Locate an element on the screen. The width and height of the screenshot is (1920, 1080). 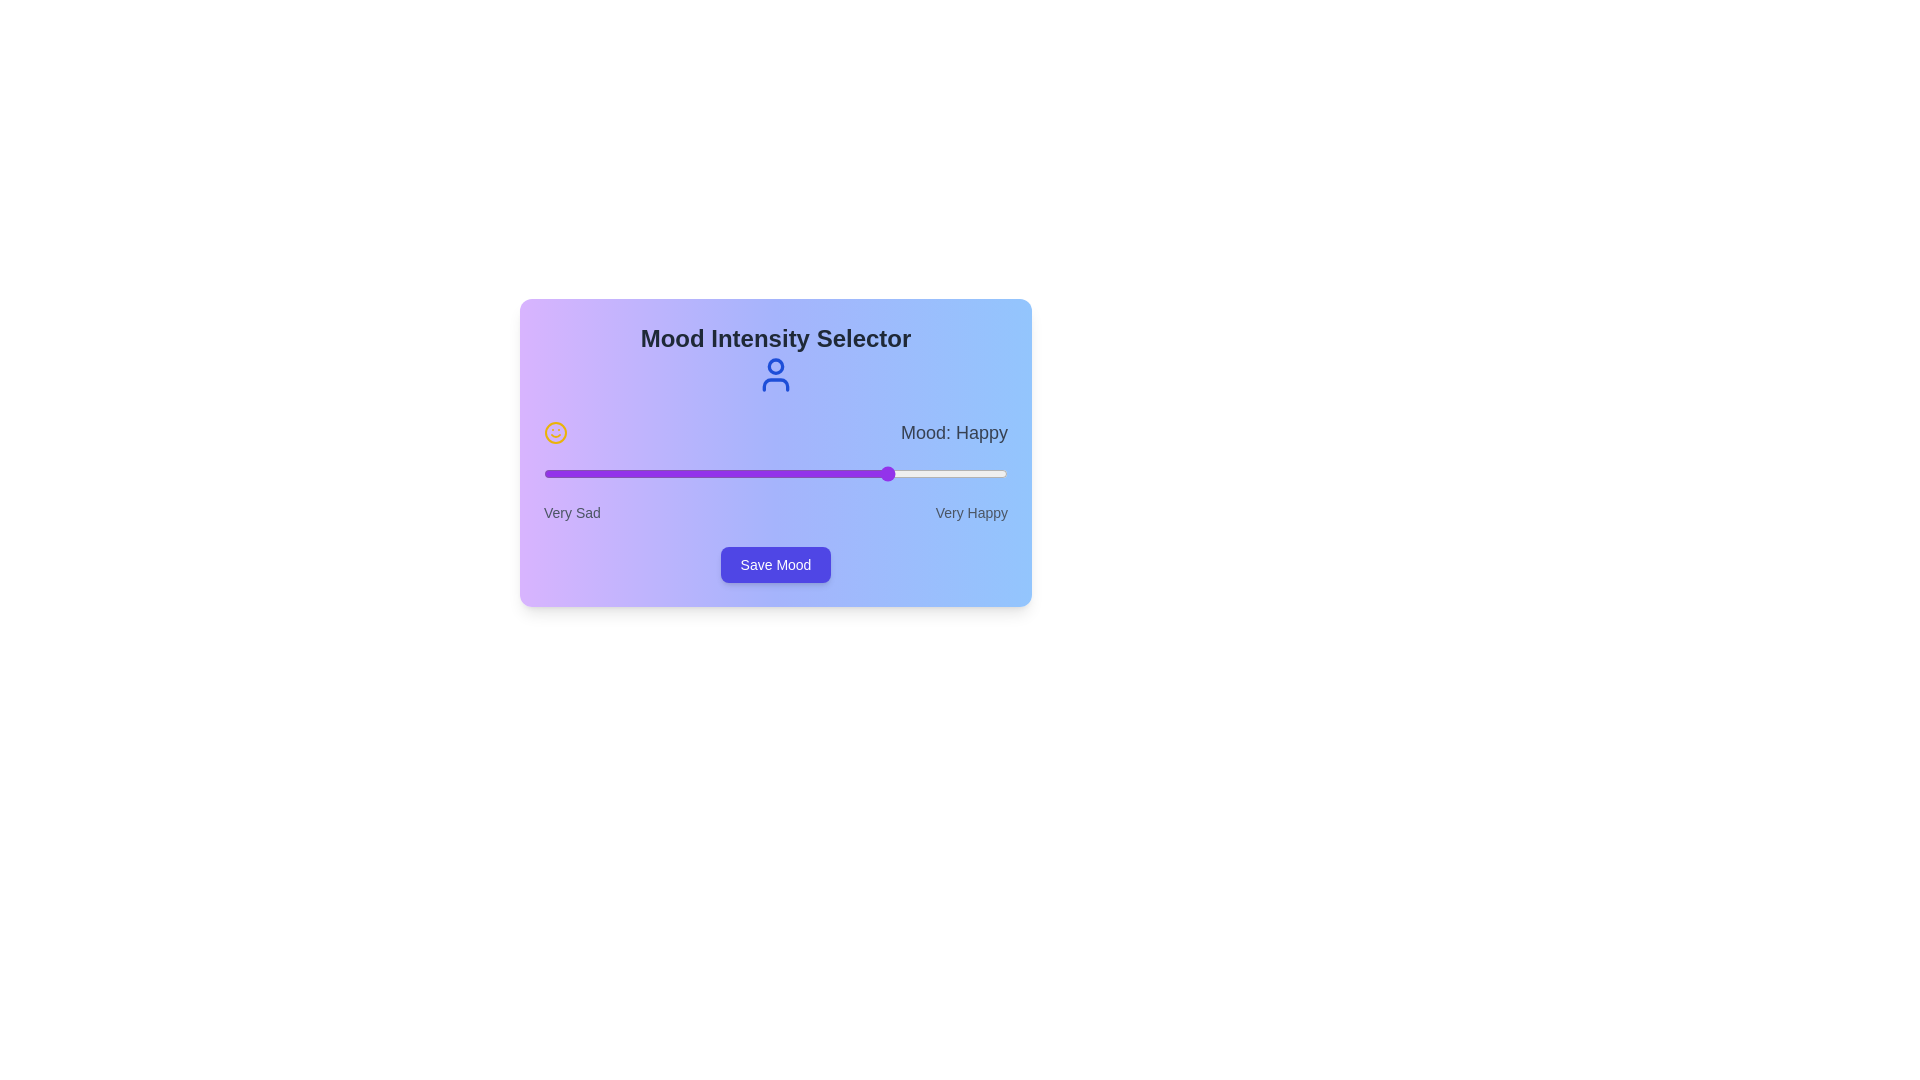
the mood level slider to 3 is located at coordinates (891, 474).